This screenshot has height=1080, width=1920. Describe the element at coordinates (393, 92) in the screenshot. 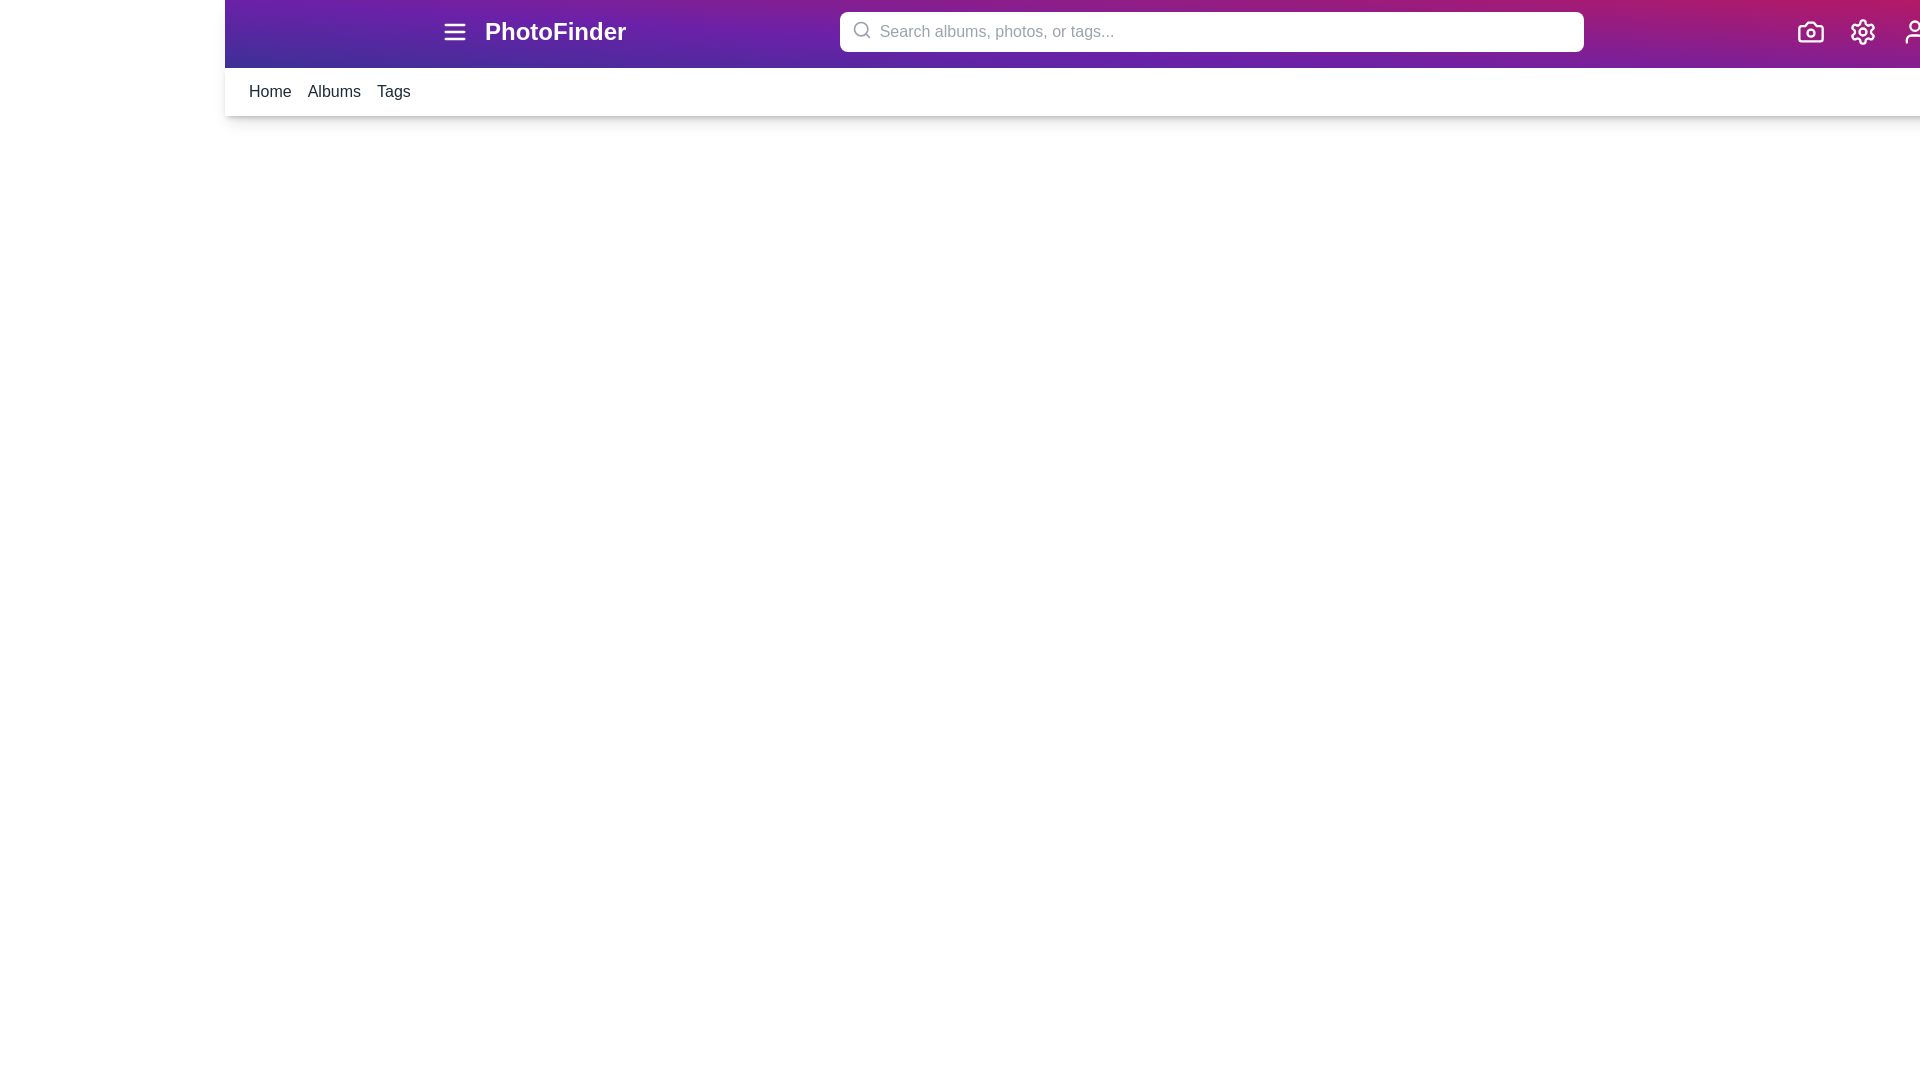

I see `the menu item Tags` at that location.